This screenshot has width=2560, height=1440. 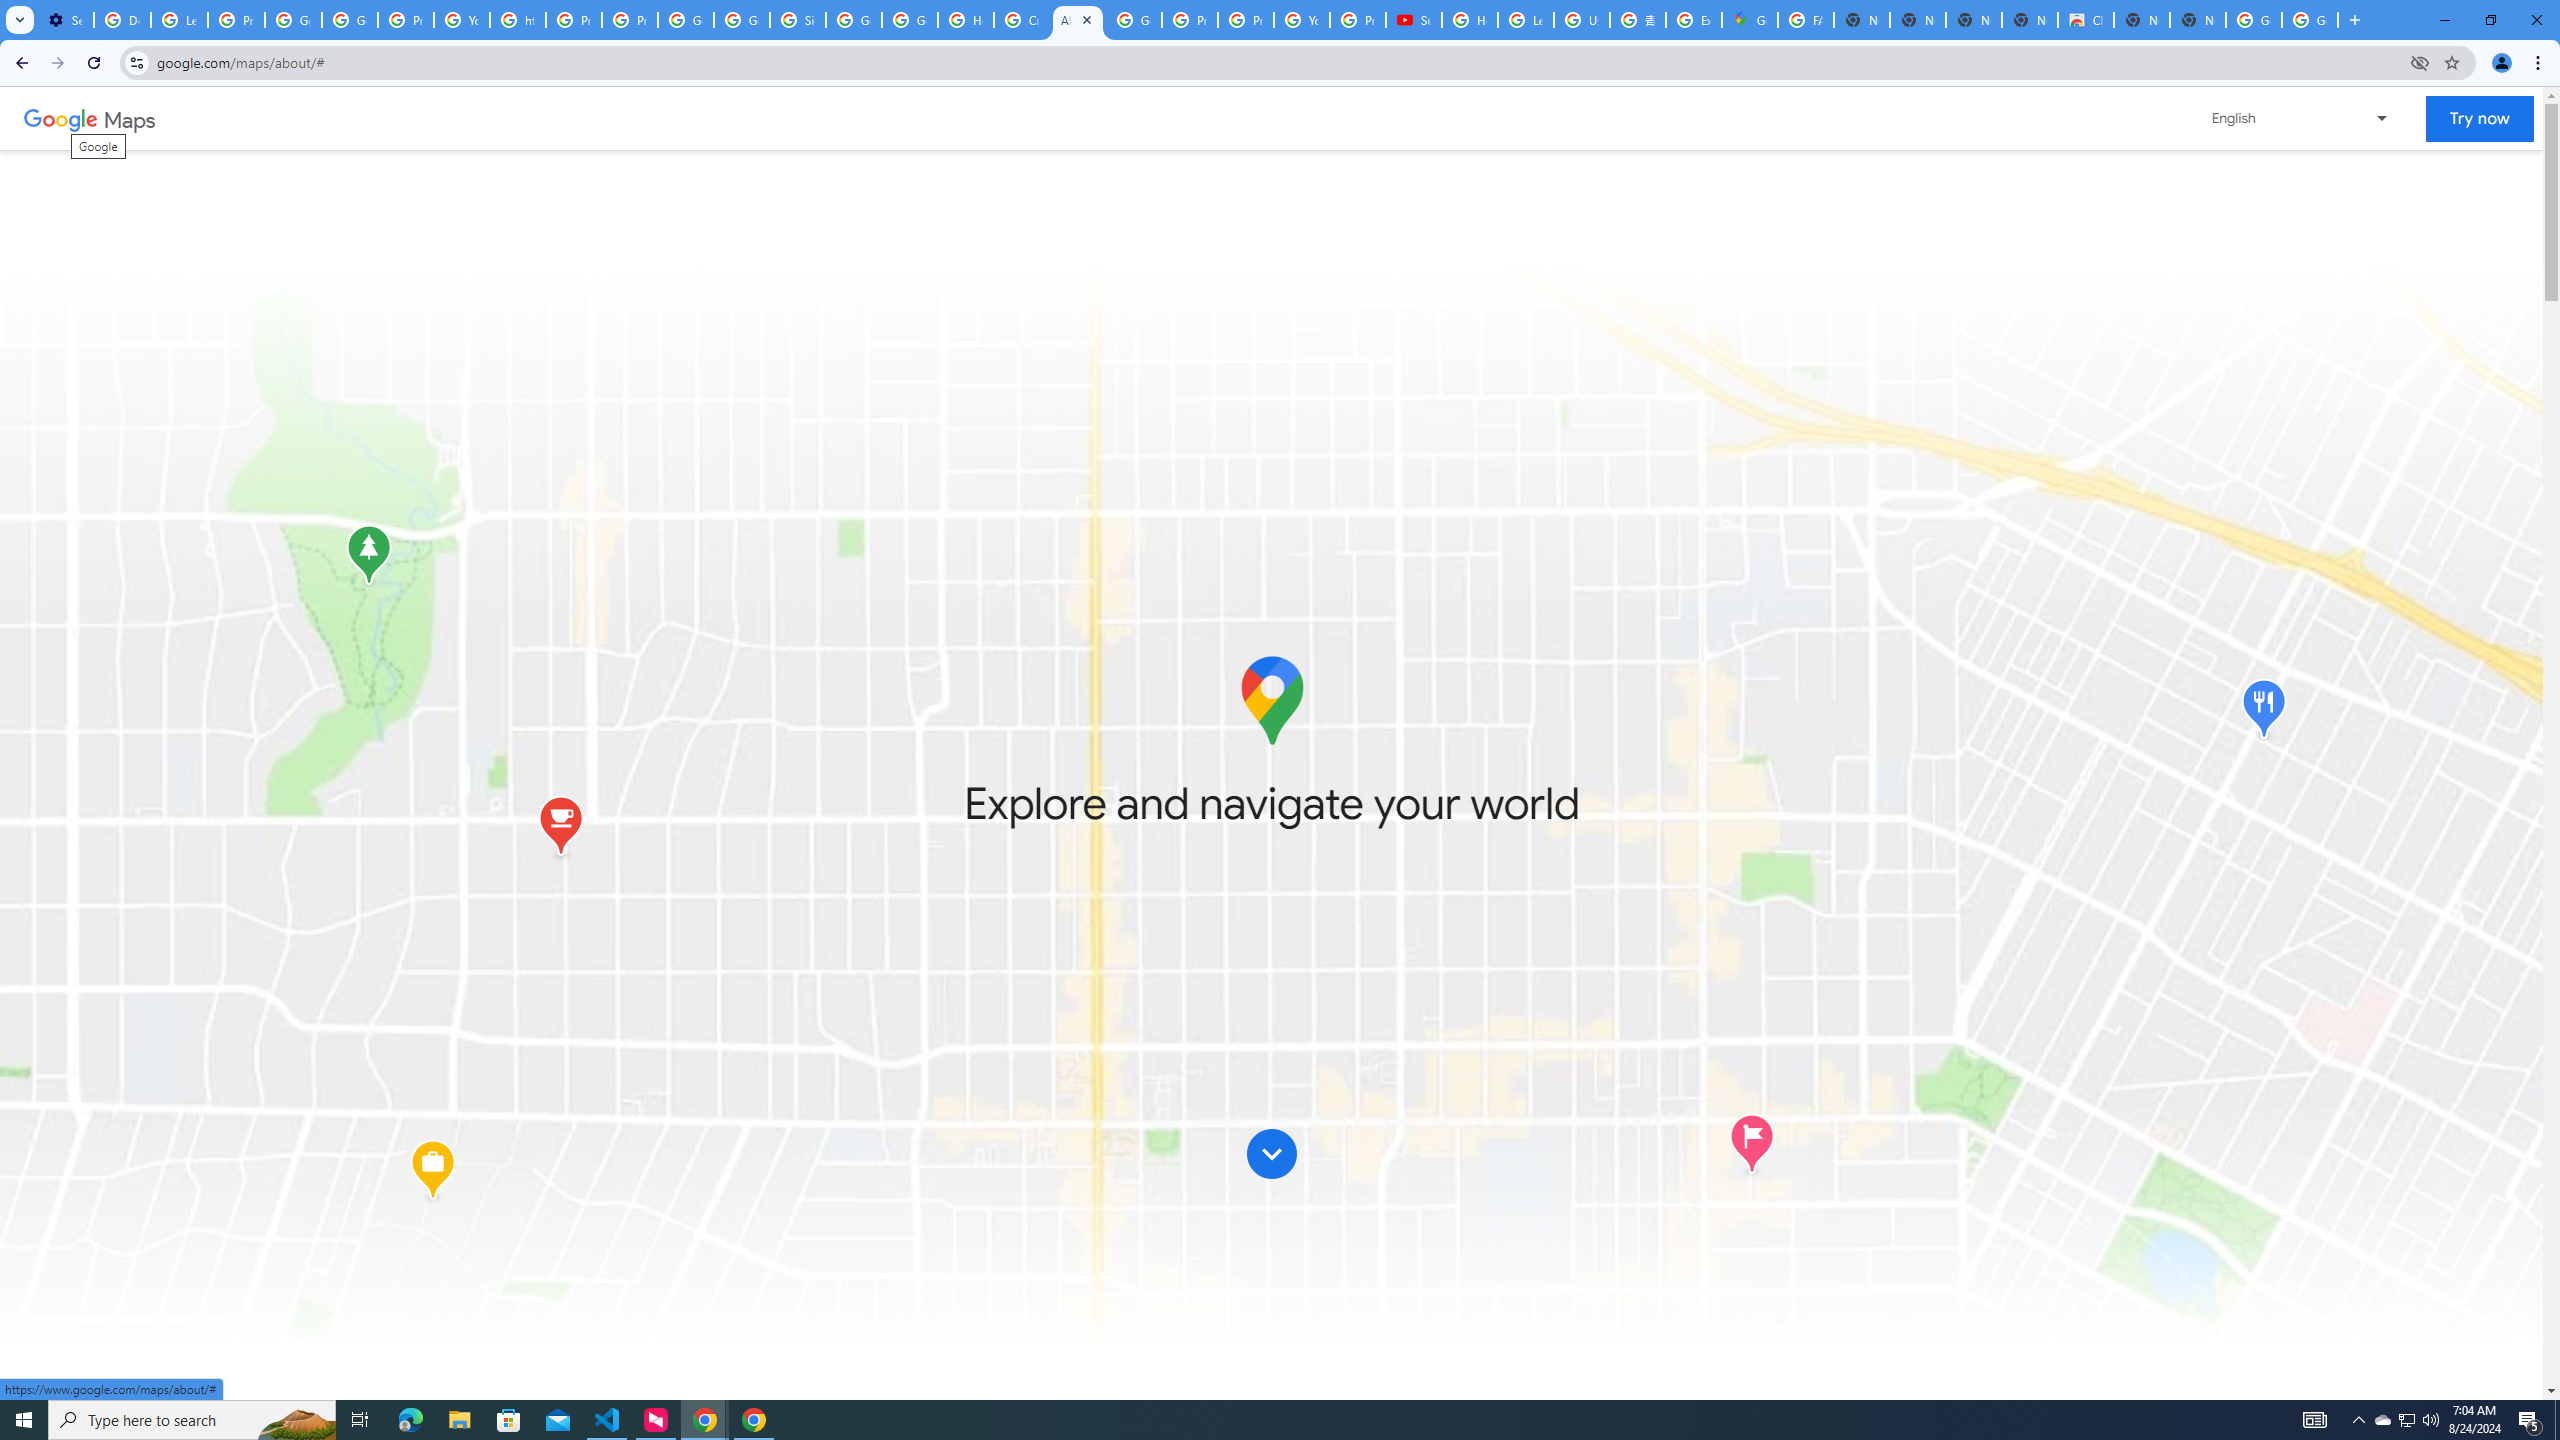 What do you see at coordinates (2197, 19) in the screenshot?
I see `'New Tab'` at bounding box center [2197, 19].